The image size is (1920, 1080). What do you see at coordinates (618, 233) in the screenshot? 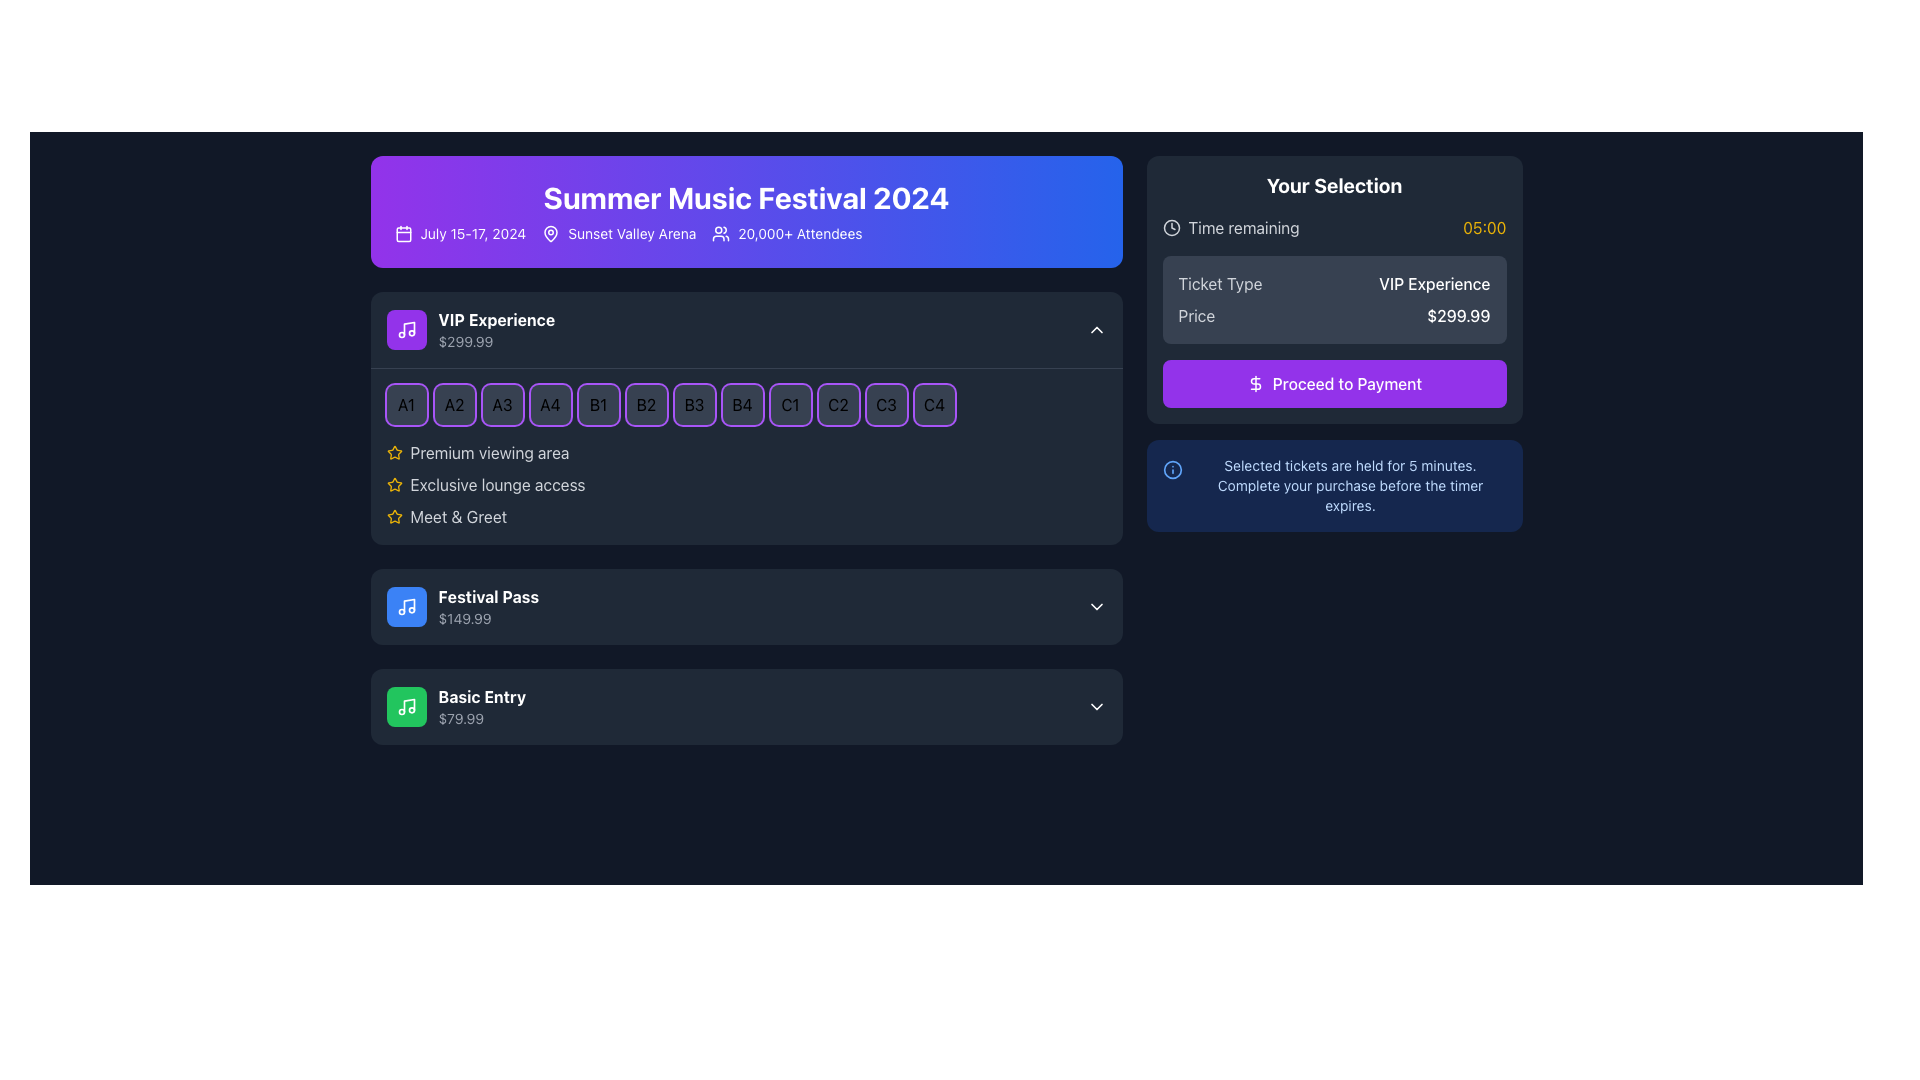
I see `text of the location information label below the main title 'Summer Music Festival 2024', which follows the date 'July 15-17, 2024'` at bounding box center [618, 233].